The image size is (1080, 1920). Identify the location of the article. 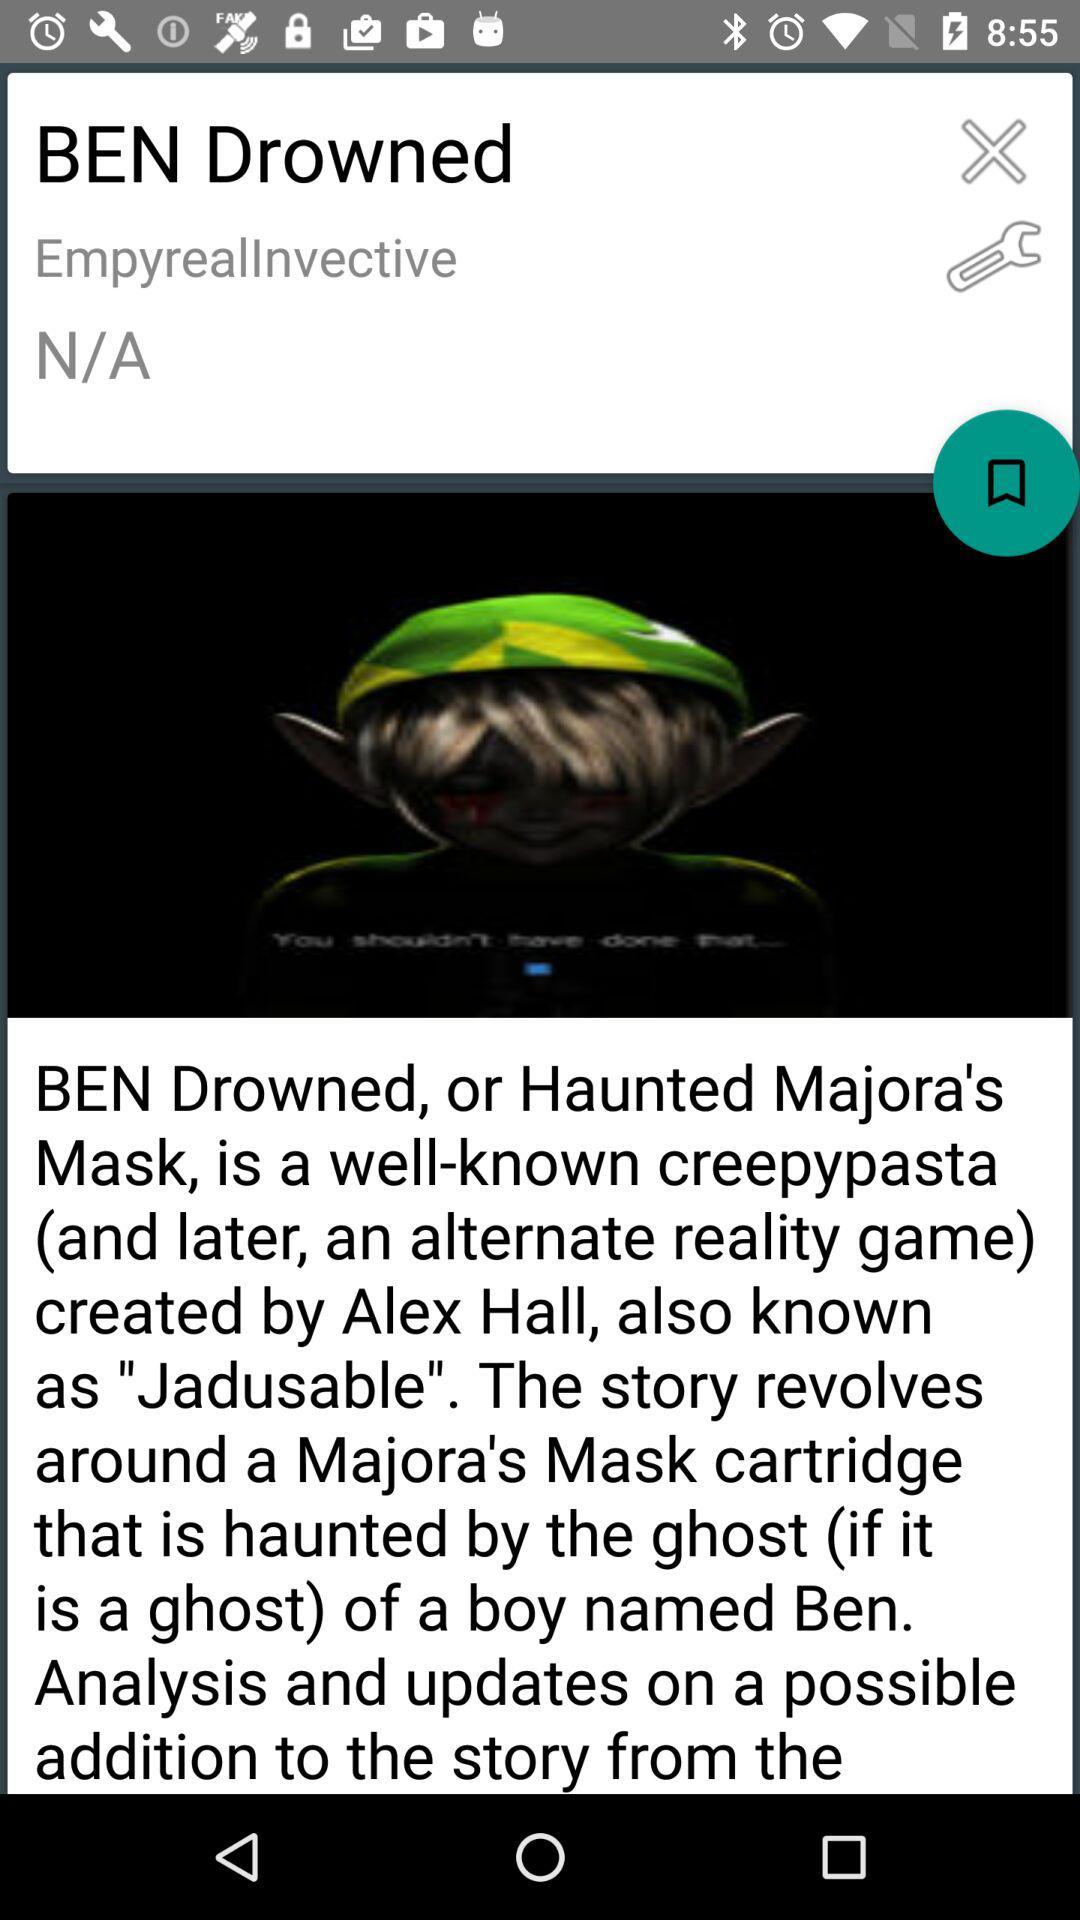
(993, 150).